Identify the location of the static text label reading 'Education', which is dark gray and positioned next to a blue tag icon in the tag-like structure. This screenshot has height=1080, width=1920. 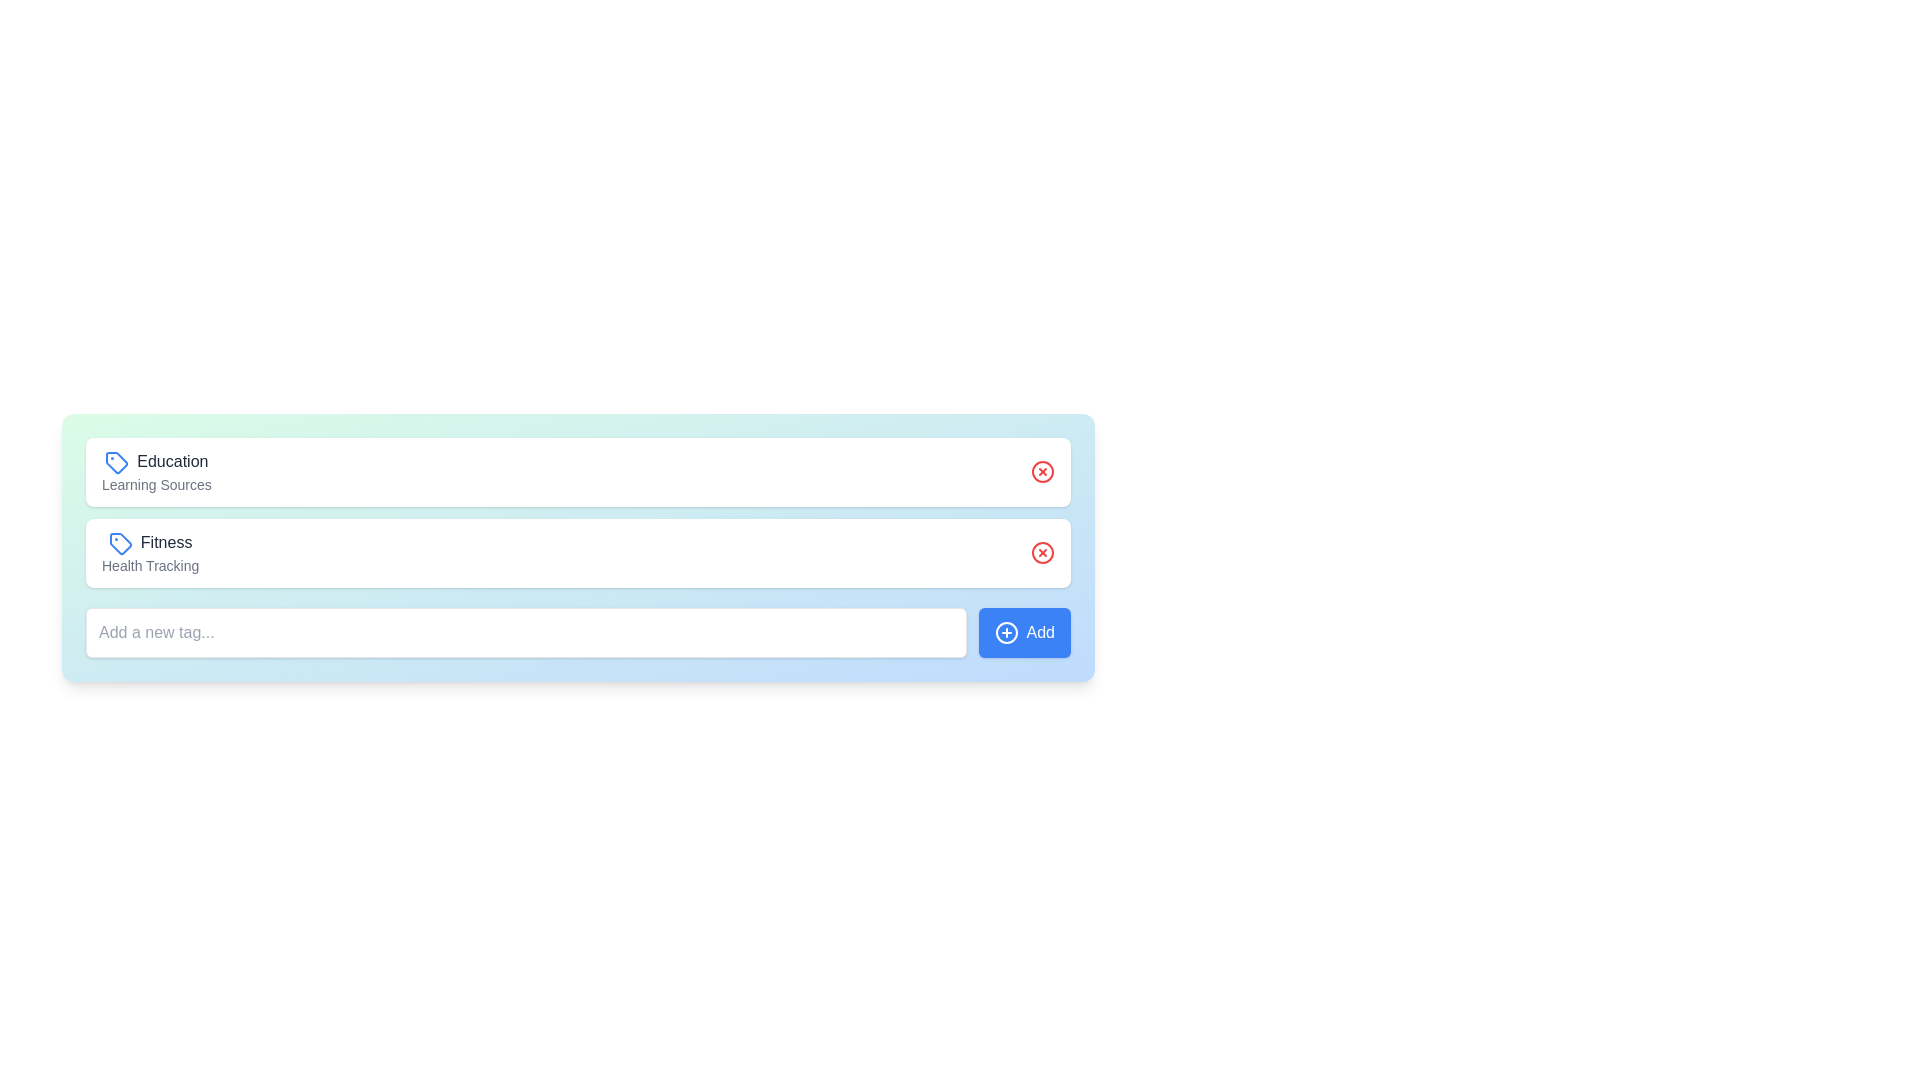
(172, 461).